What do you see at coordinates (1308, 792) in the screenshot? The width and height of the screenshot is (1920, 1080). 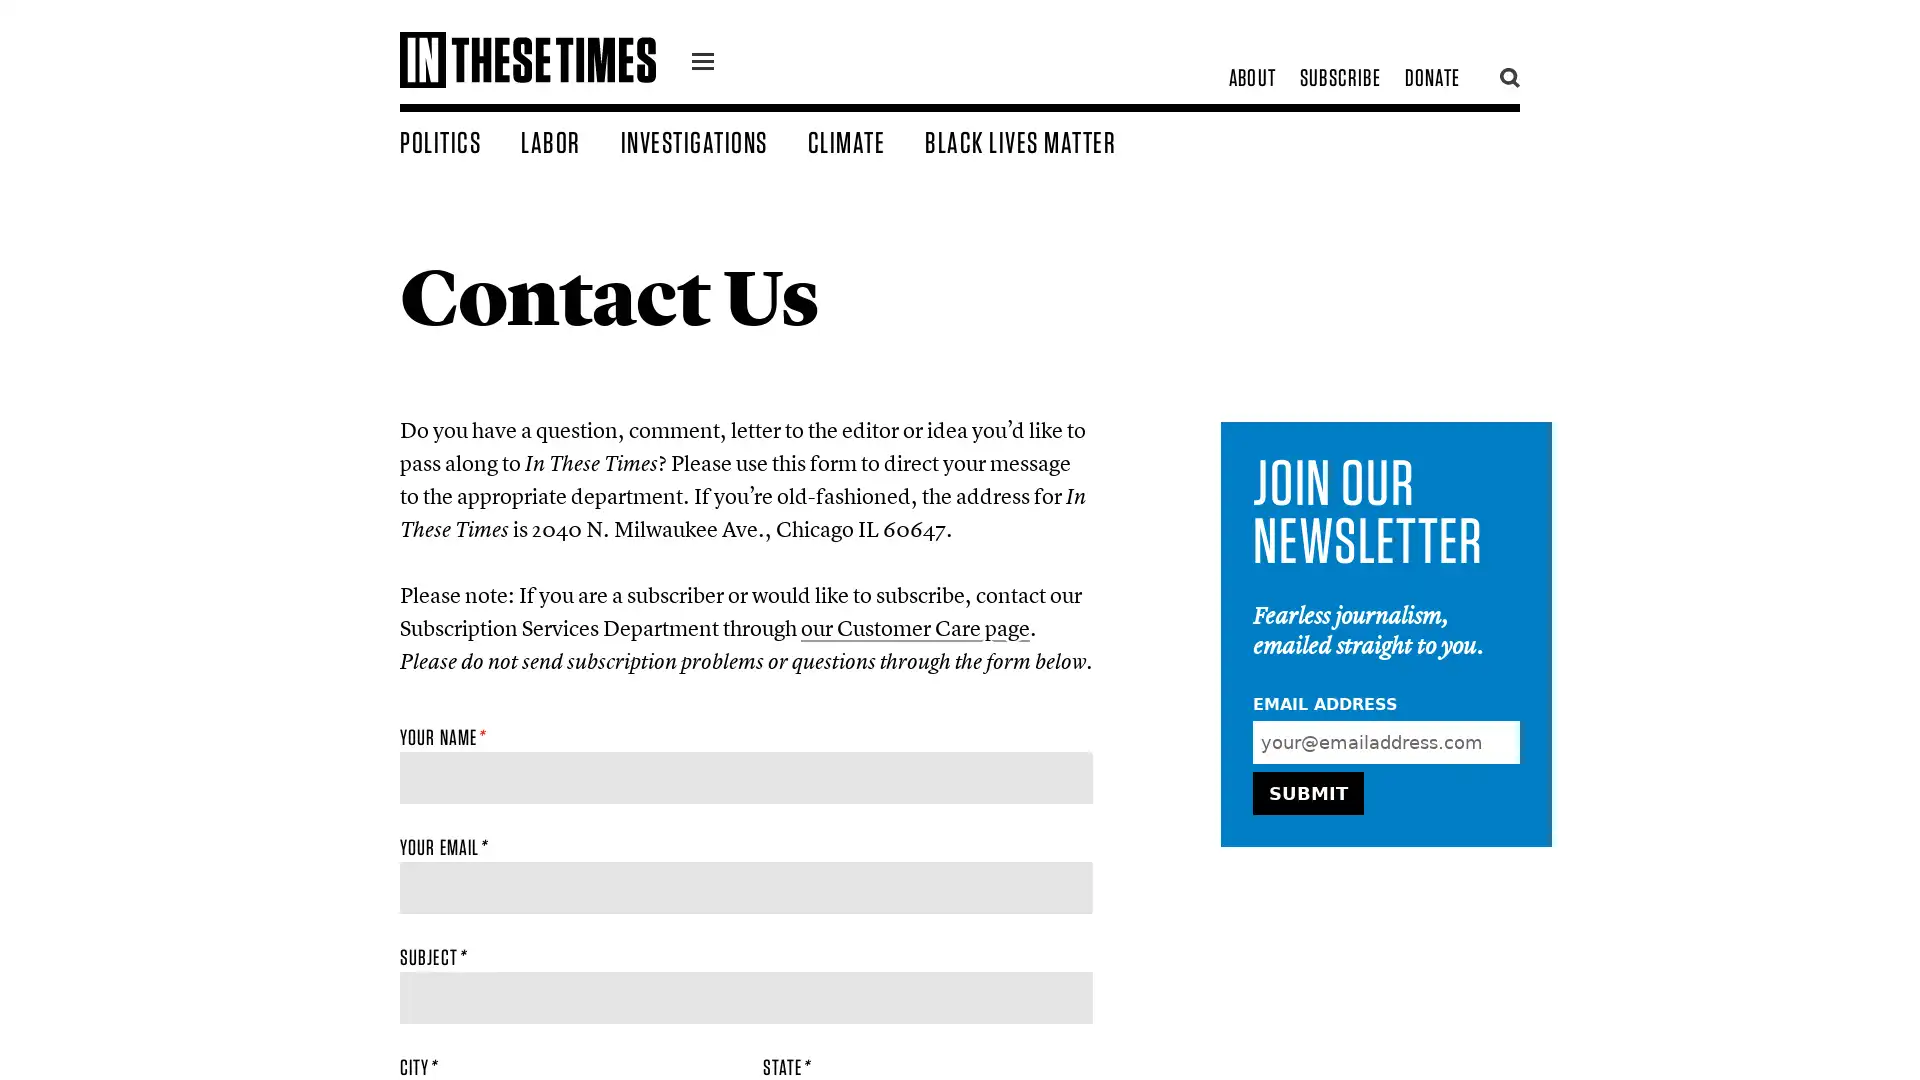 I see `Submit` at bounding box center [1308, 792].